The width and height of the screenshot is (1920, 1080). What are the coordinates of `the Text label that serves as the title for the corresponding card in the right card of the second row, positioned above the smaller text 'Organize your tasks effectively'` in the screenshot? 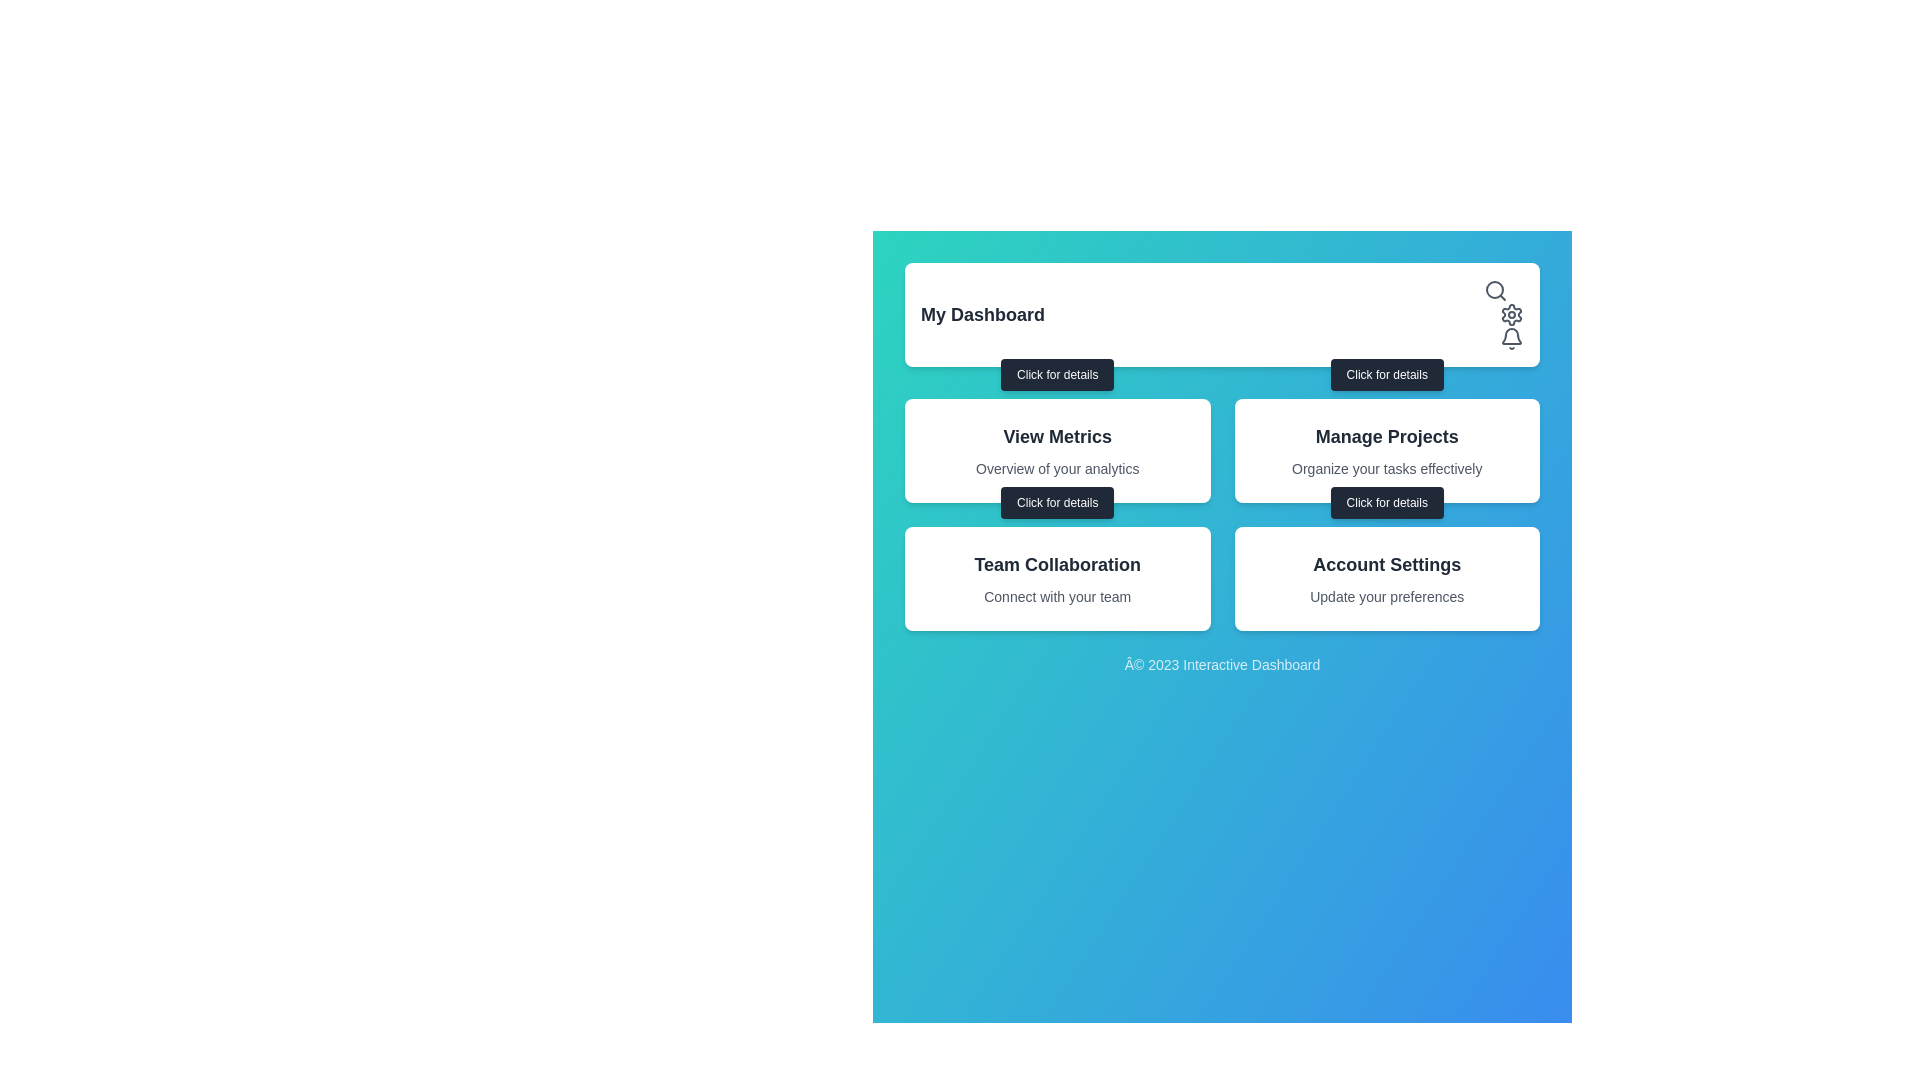 It's located at (1386, 435).